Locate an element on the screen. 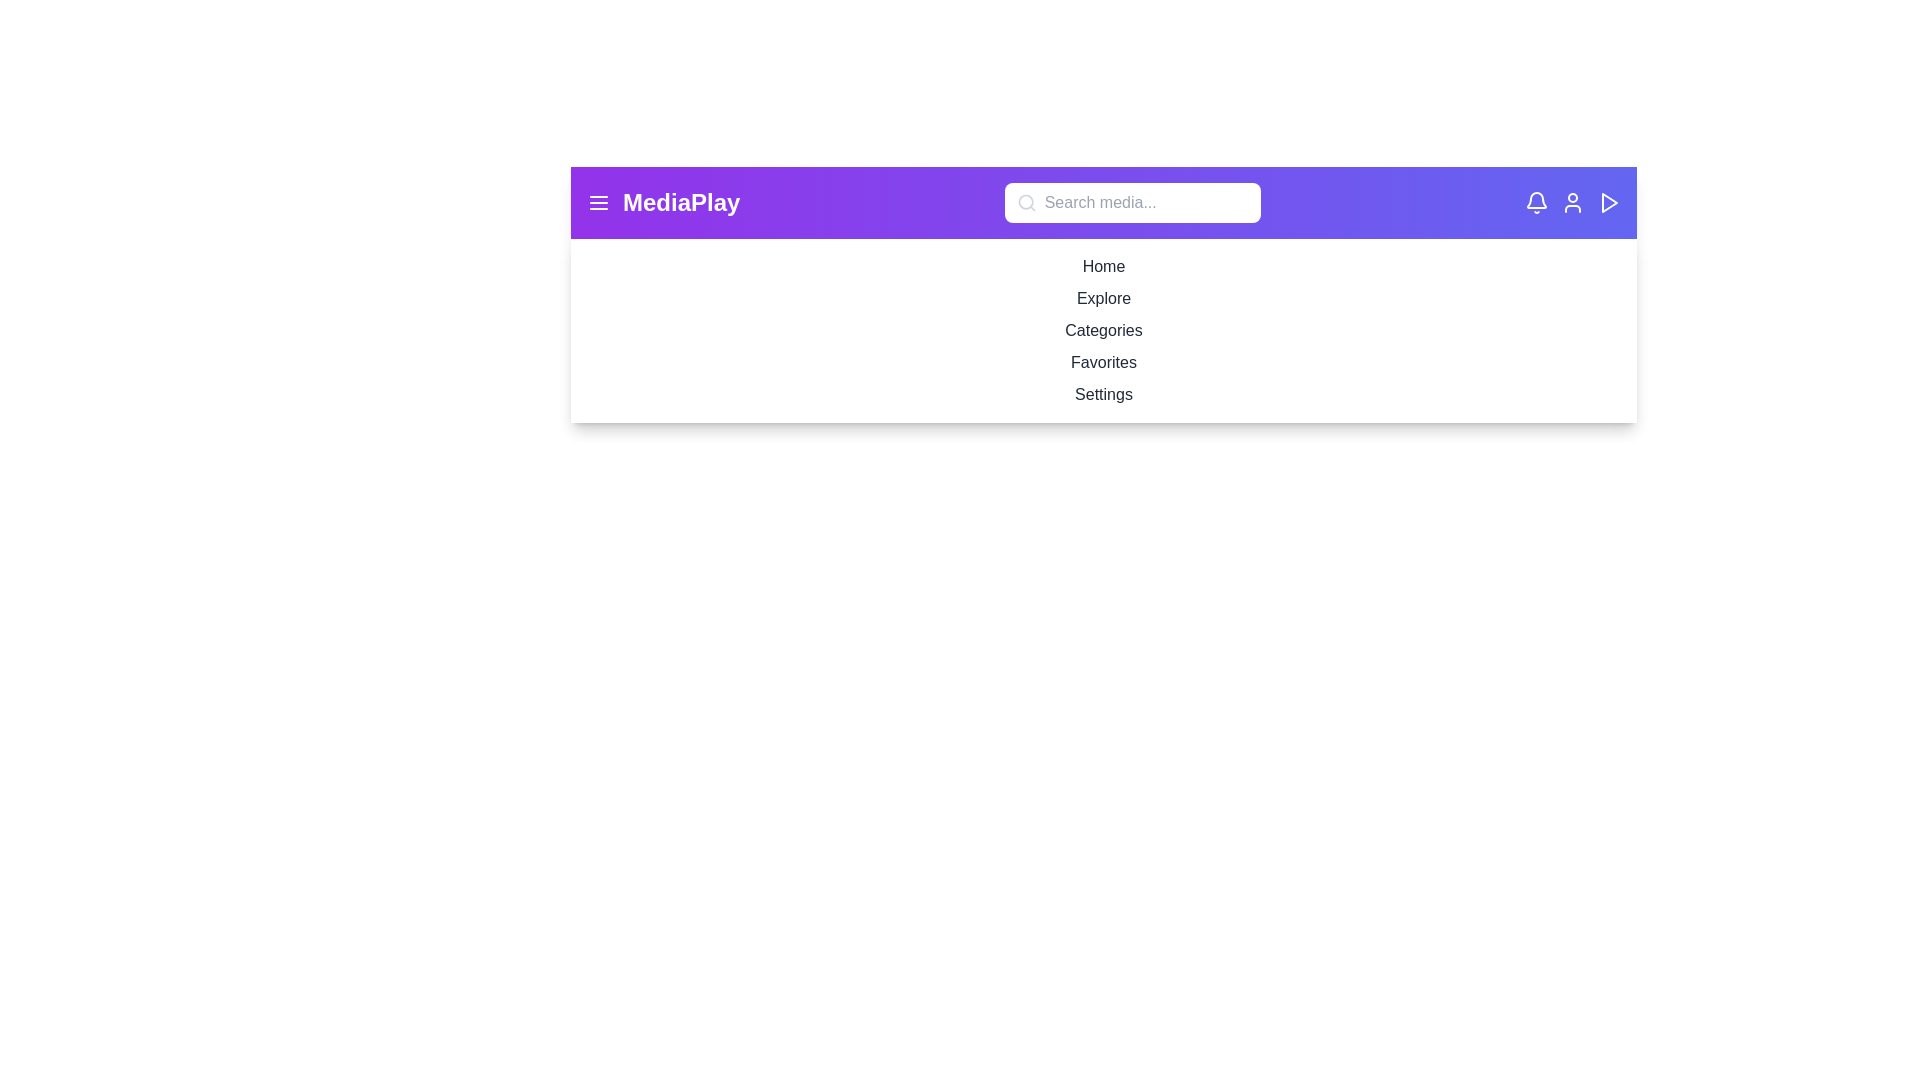 This screenshot has height=1080, width=1920. the 'Favorites' navigational link located as the fourth item in a vertical list of options is located at coordinates (1103, 362).